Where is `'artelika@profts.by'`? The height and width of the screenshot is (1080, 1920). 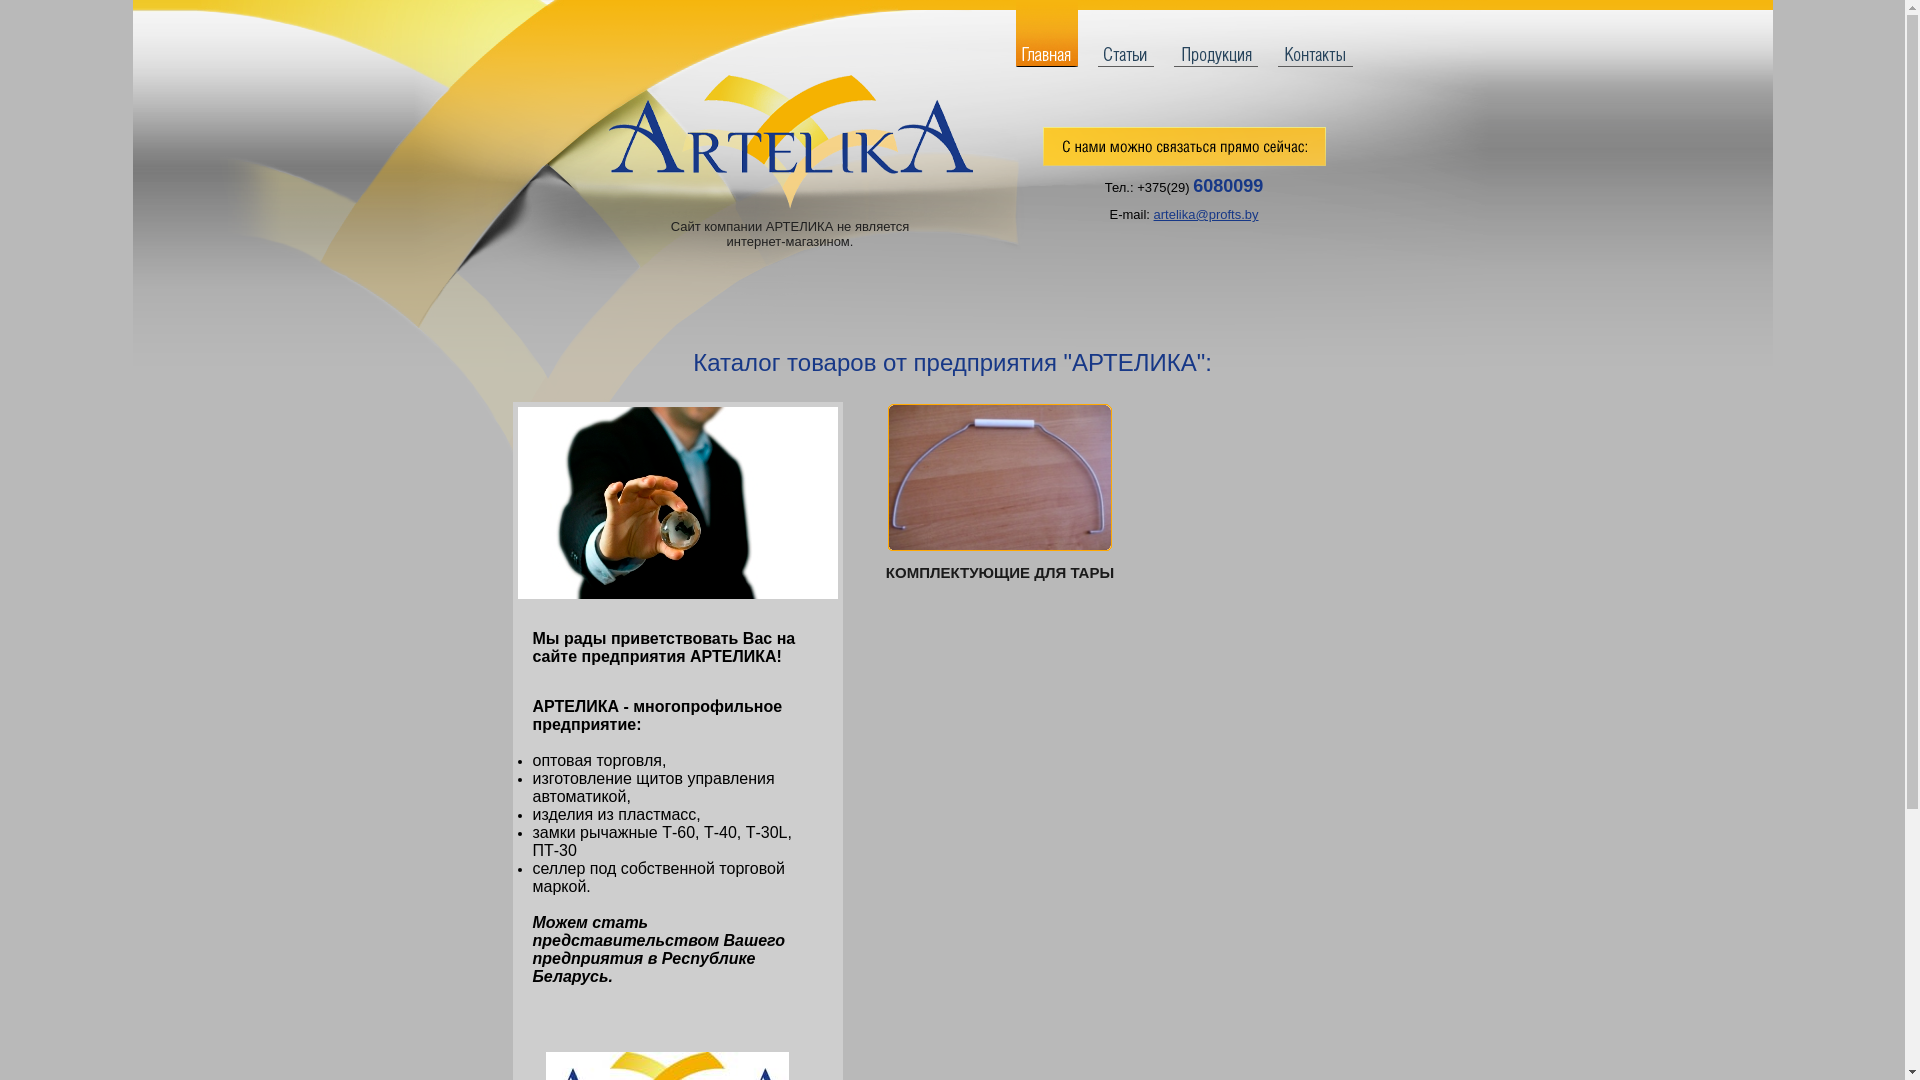
'artelika@profts.by' is located at coordinates (1153, 214).